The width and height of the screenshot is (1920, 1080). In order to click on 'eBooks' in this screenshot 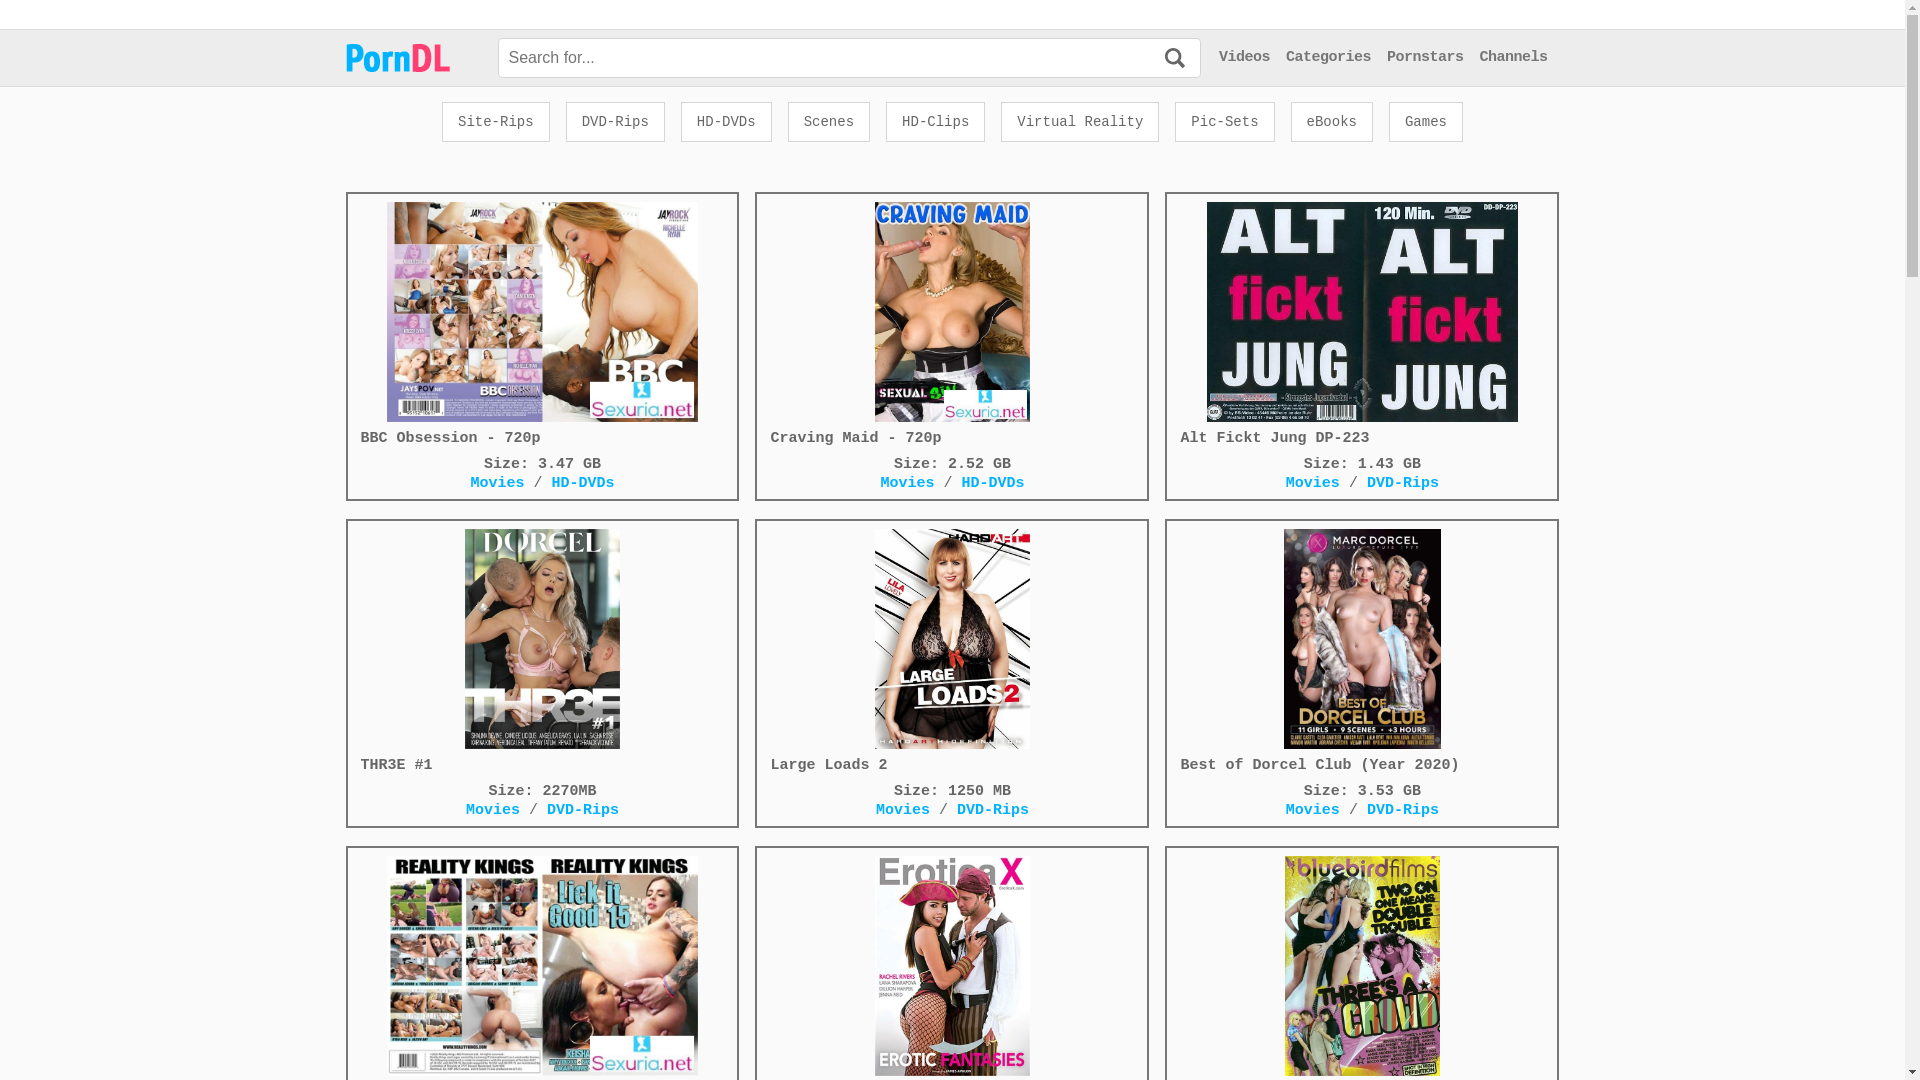, I will do `click(1331, 122)`.